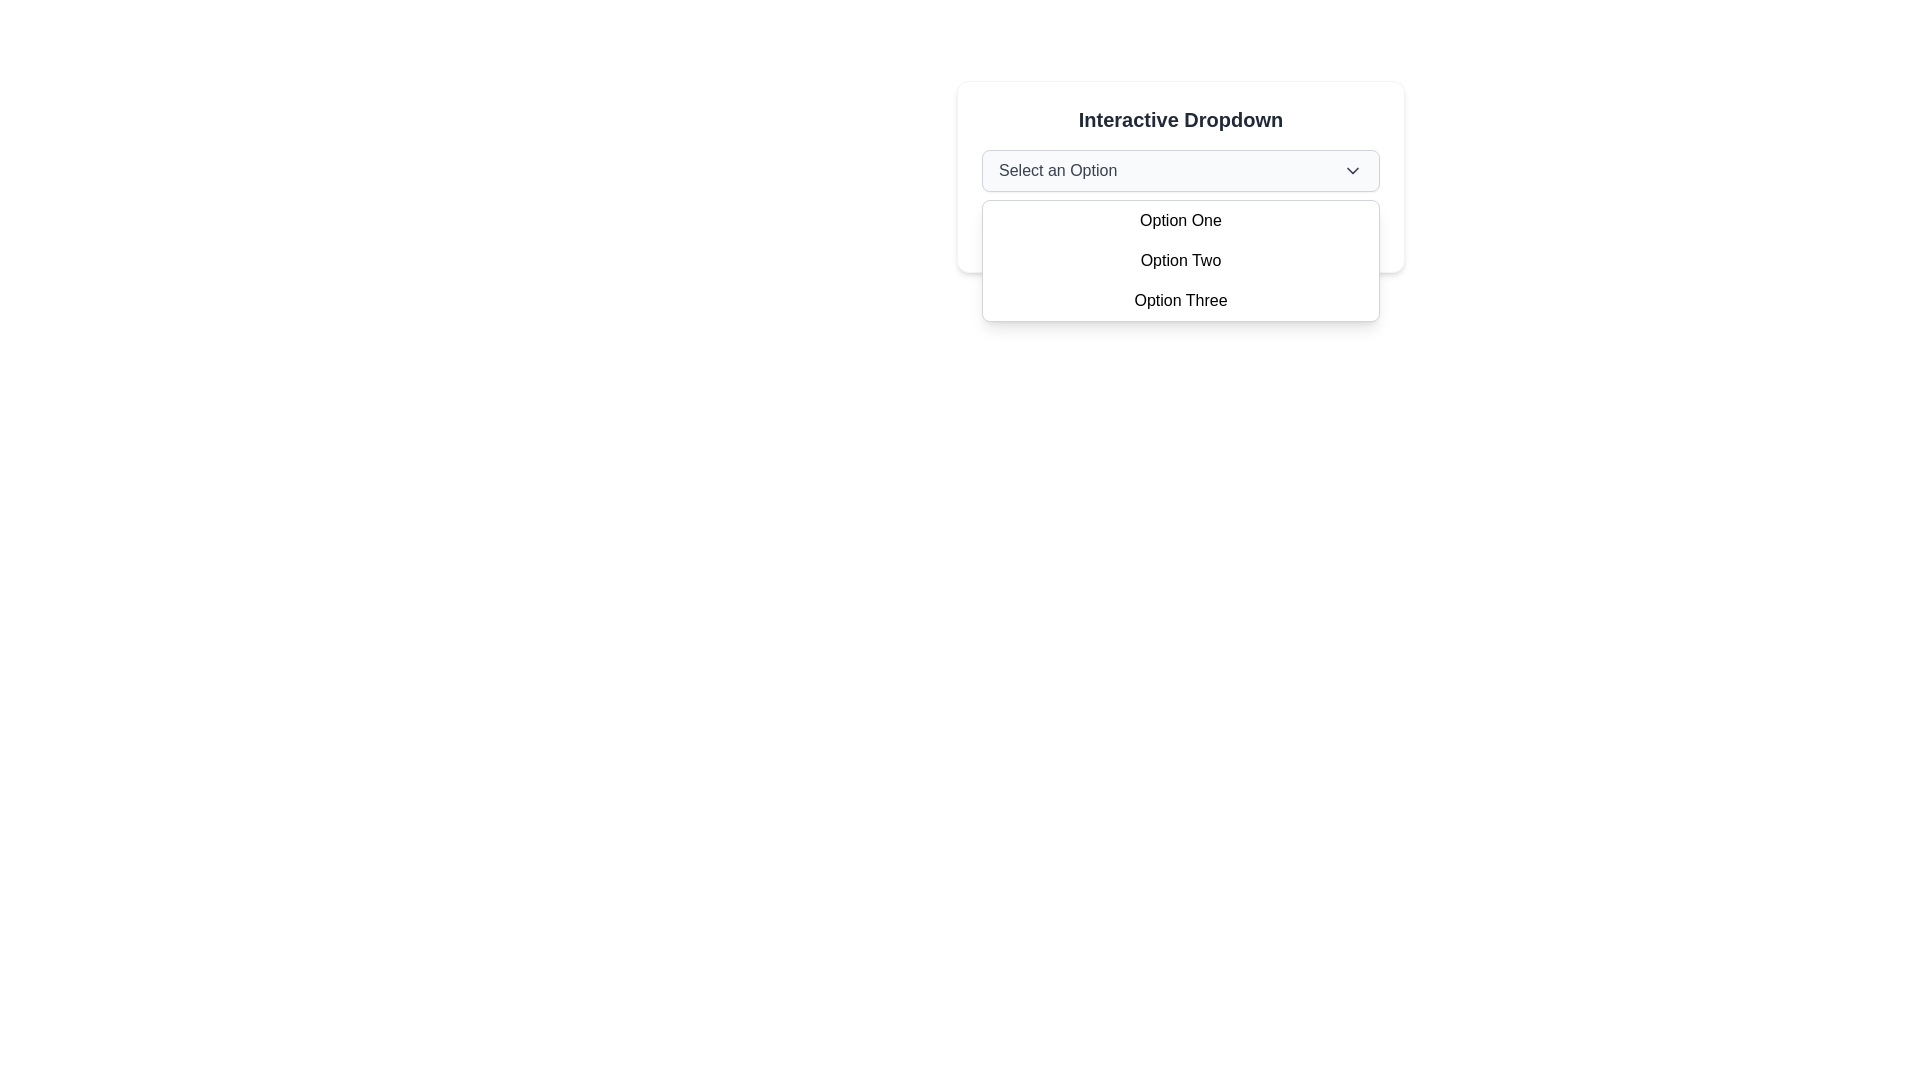  I want to click on the dropdown menu labeled 'Select an Option', so click(1180, 169).